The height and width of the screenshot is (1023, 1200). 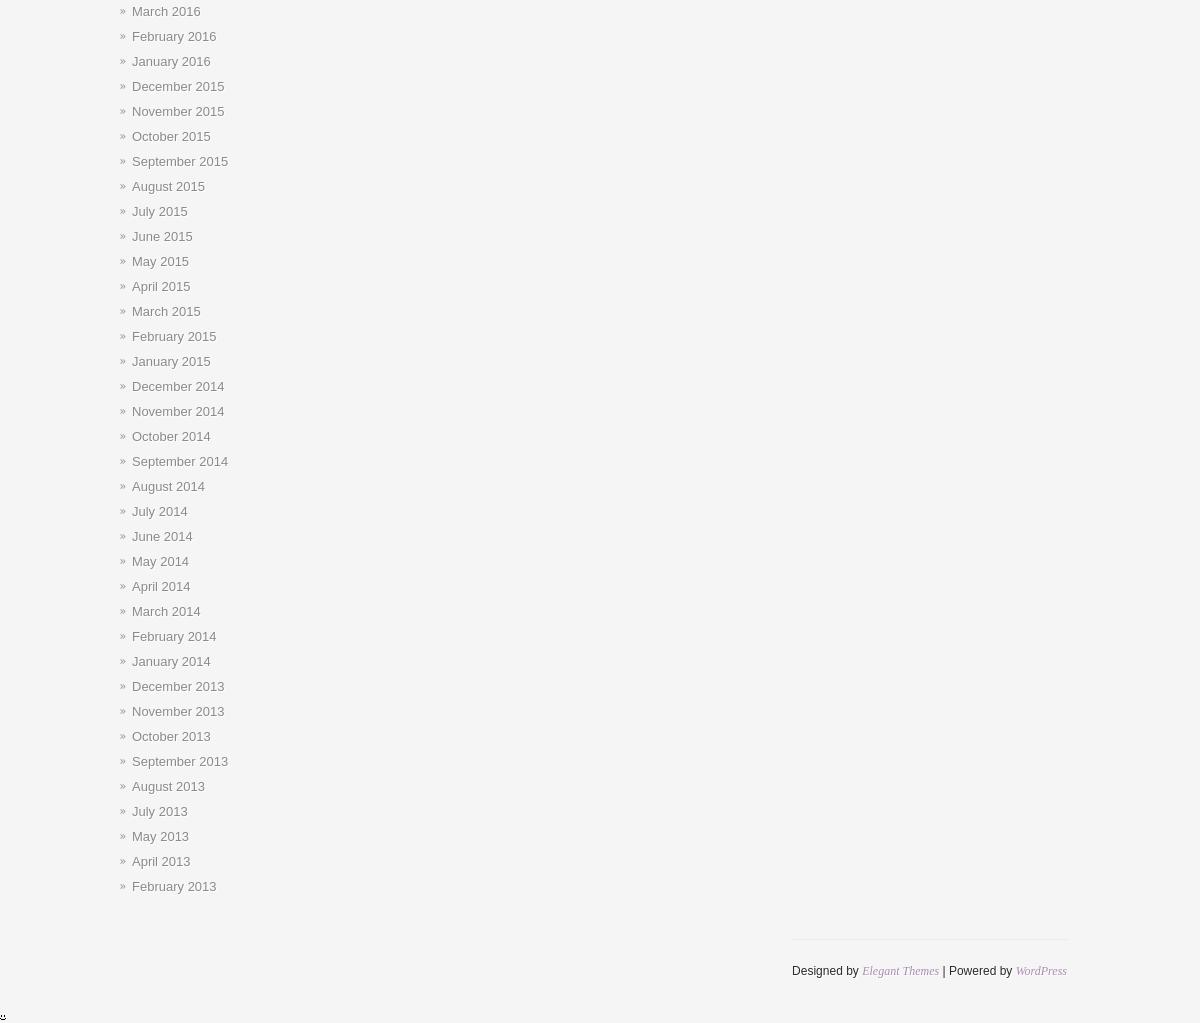 I want to click on 'June 2015', so click(x=161, y=235).